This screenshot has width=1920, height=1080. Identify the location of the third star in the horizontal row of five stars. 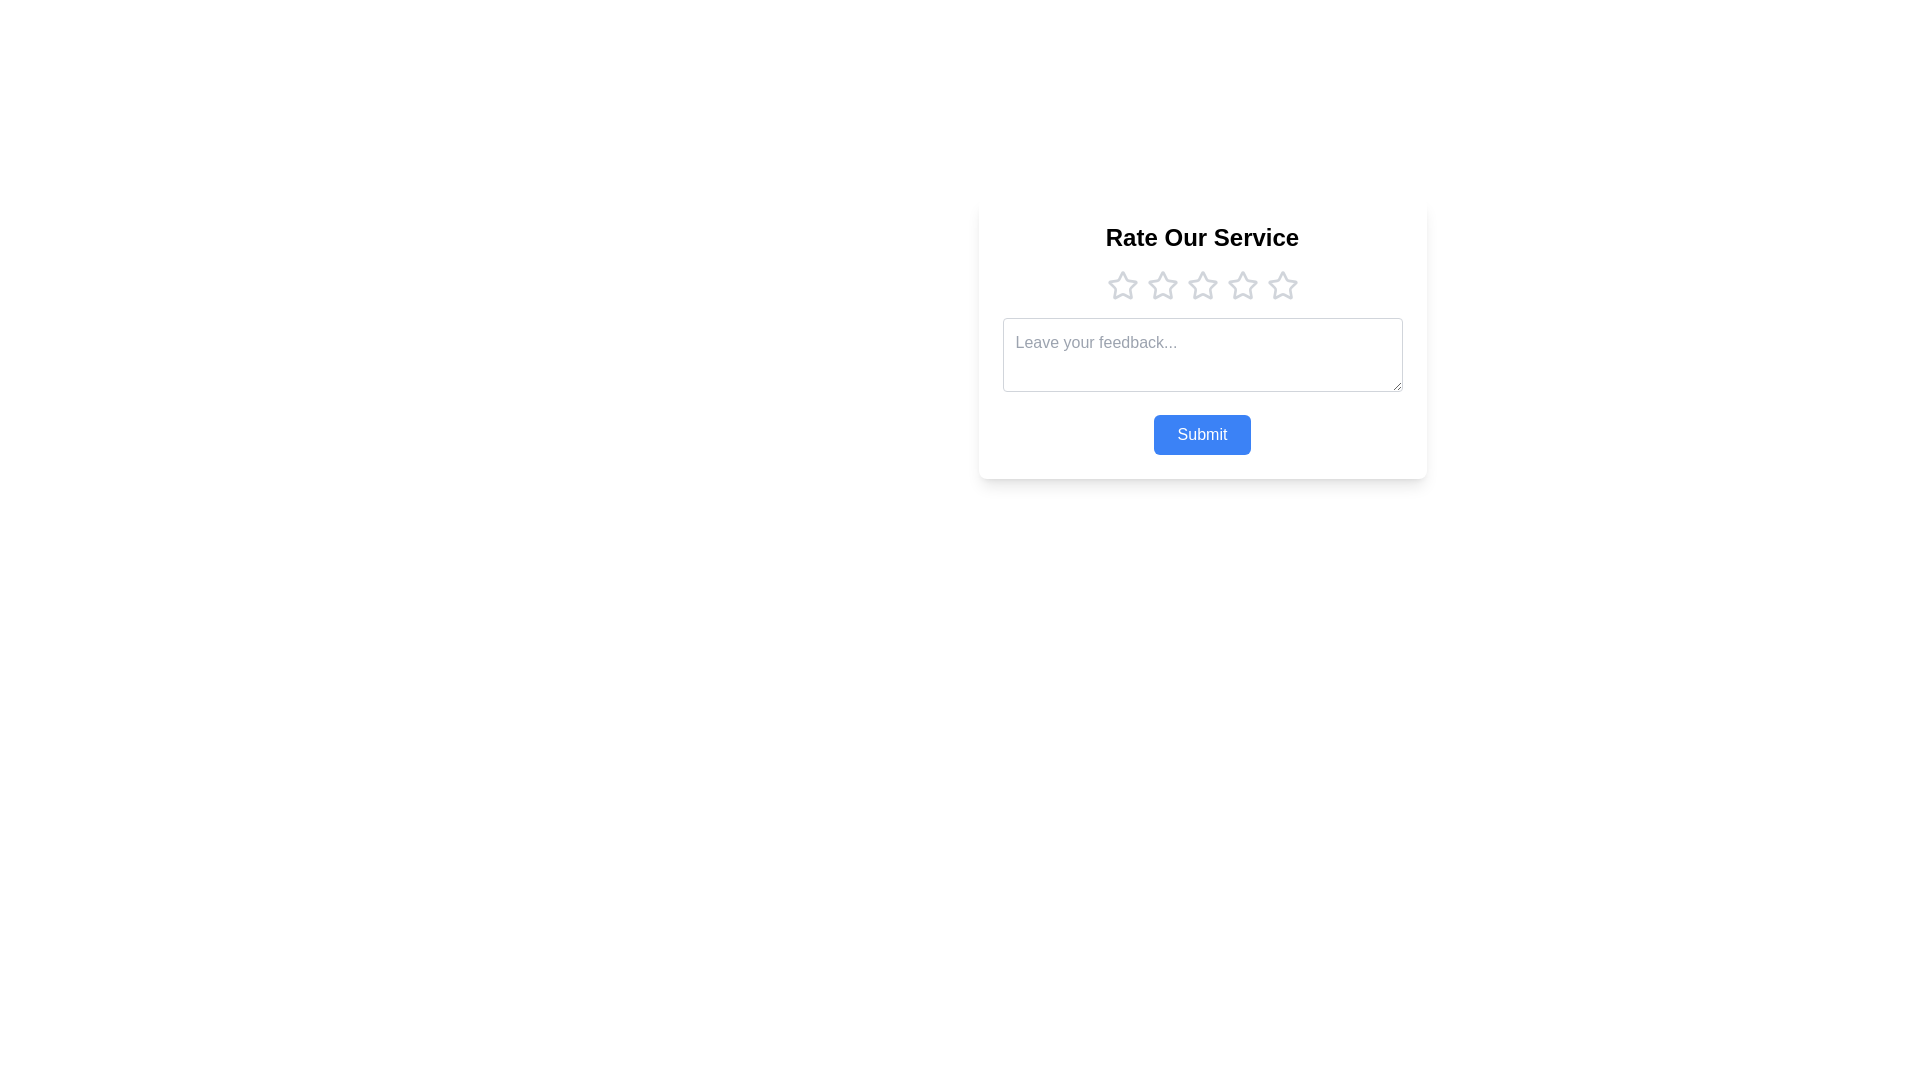
(1241, 285).